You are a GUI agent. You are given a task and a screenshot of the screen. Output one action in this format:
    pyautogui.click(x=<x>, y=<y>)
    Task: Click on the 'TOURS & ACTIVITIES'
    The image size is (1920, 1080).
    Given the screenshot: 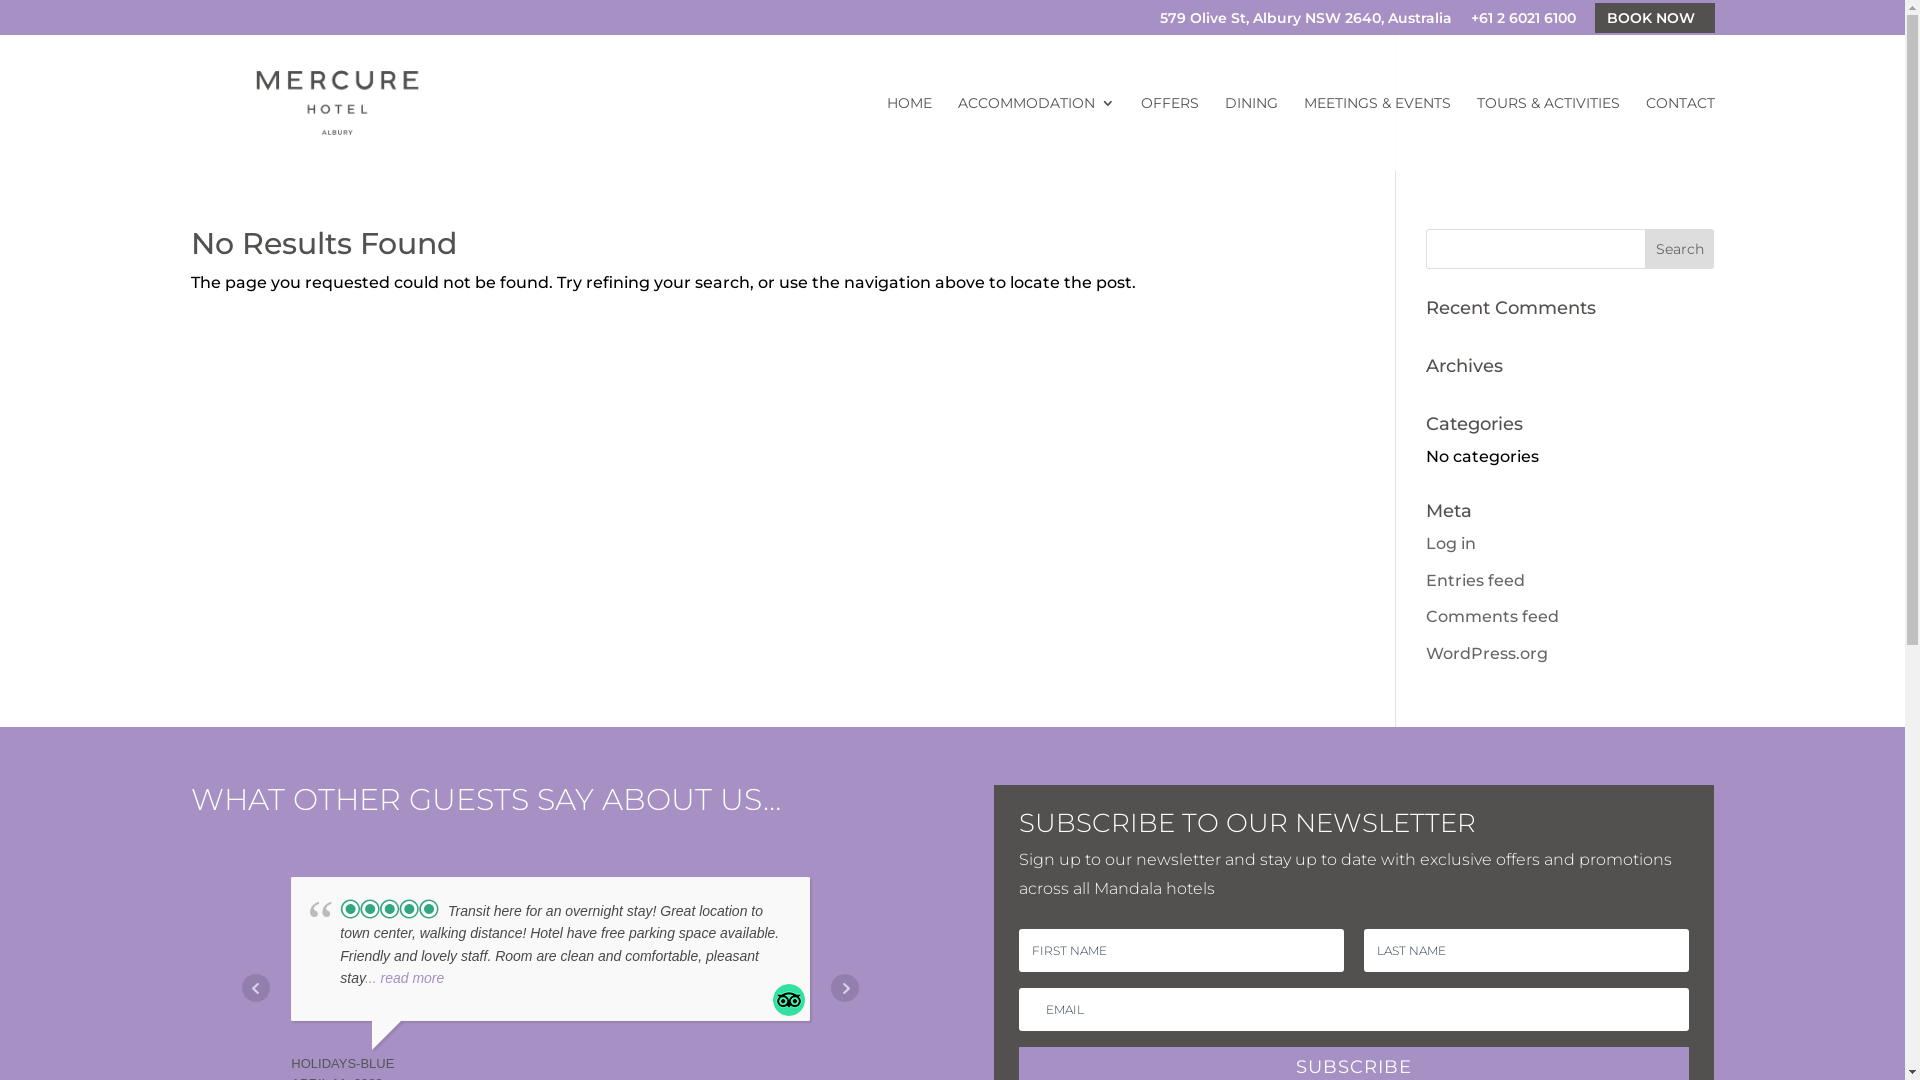 What is the action you would take?
    pyautogui.click(x=1546, y=133)
    